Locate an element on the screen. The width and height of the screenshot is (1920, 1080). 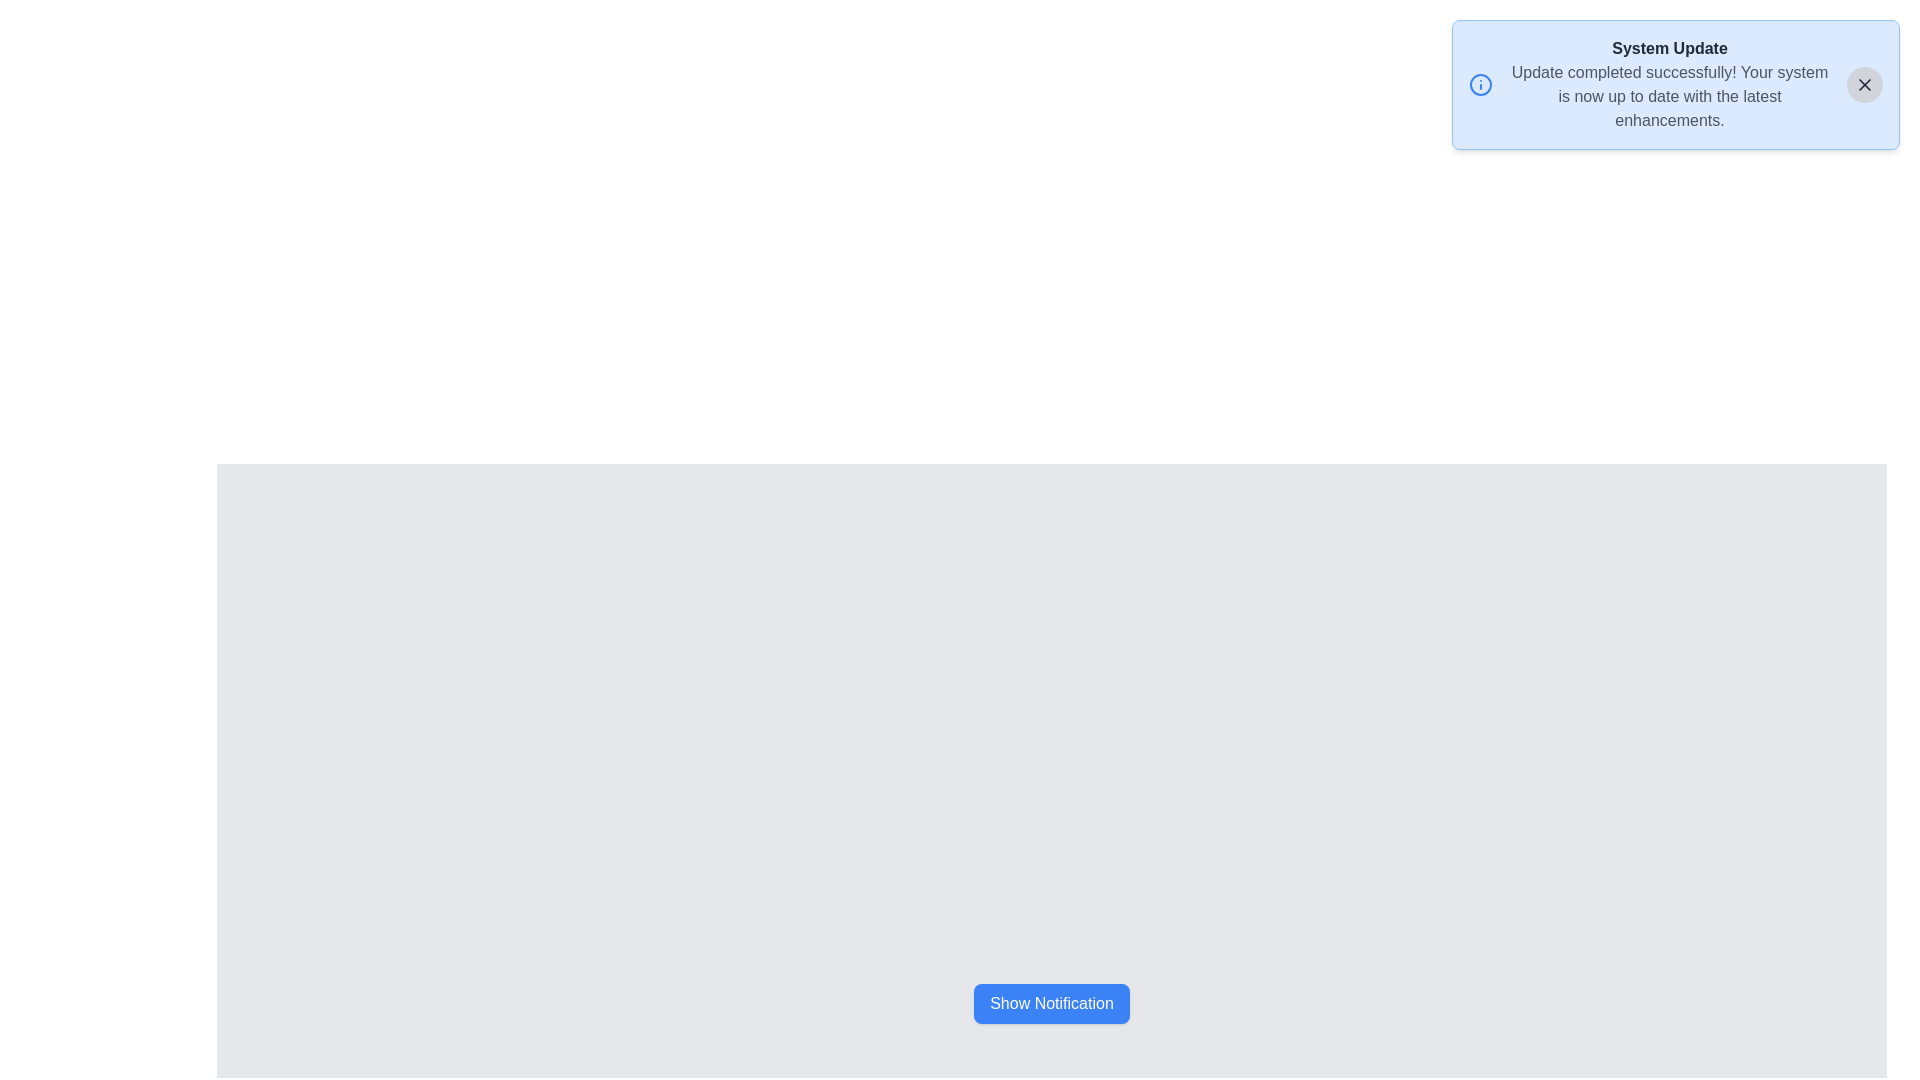
the 'Show Notification' button to display the notification is located at coordinates (1050, 1003).